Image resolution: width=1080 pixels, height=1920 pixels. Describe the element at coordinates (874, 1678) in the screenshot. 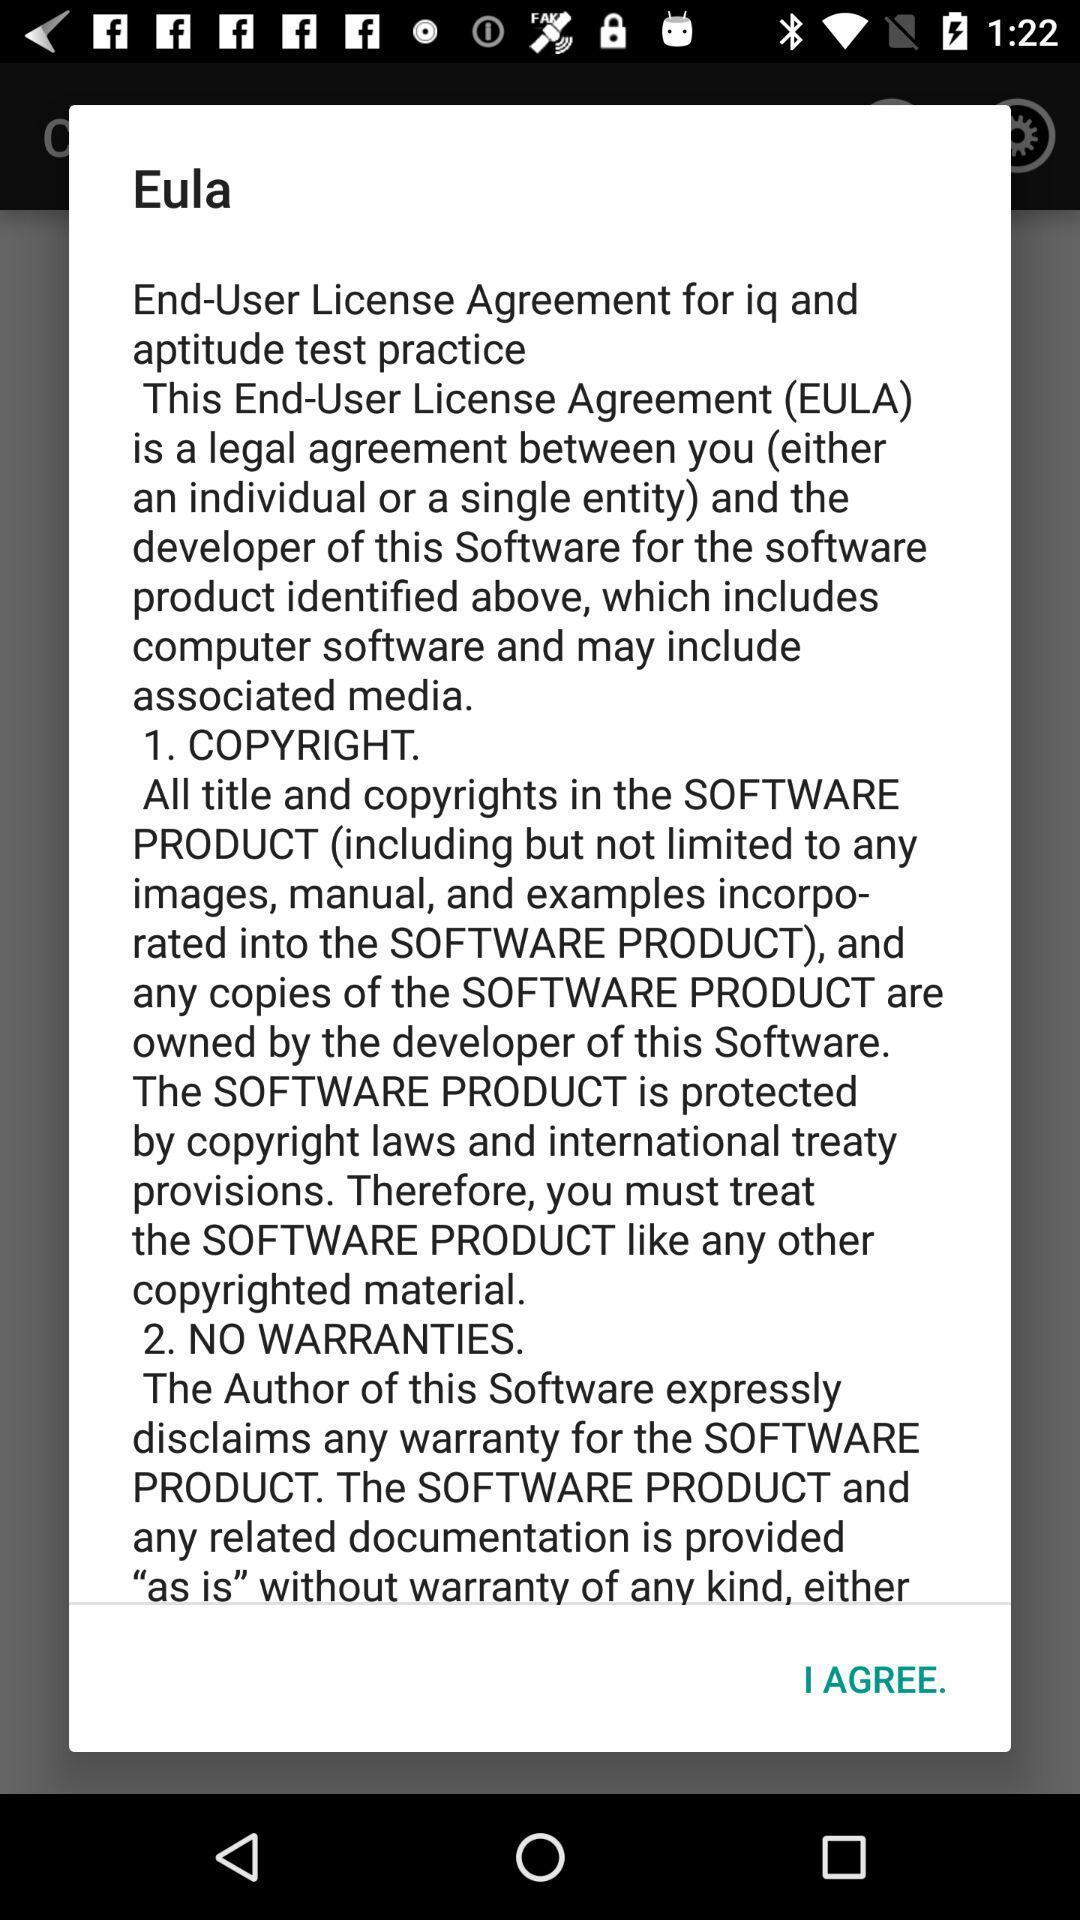

I see `the i agree. item` at that location.